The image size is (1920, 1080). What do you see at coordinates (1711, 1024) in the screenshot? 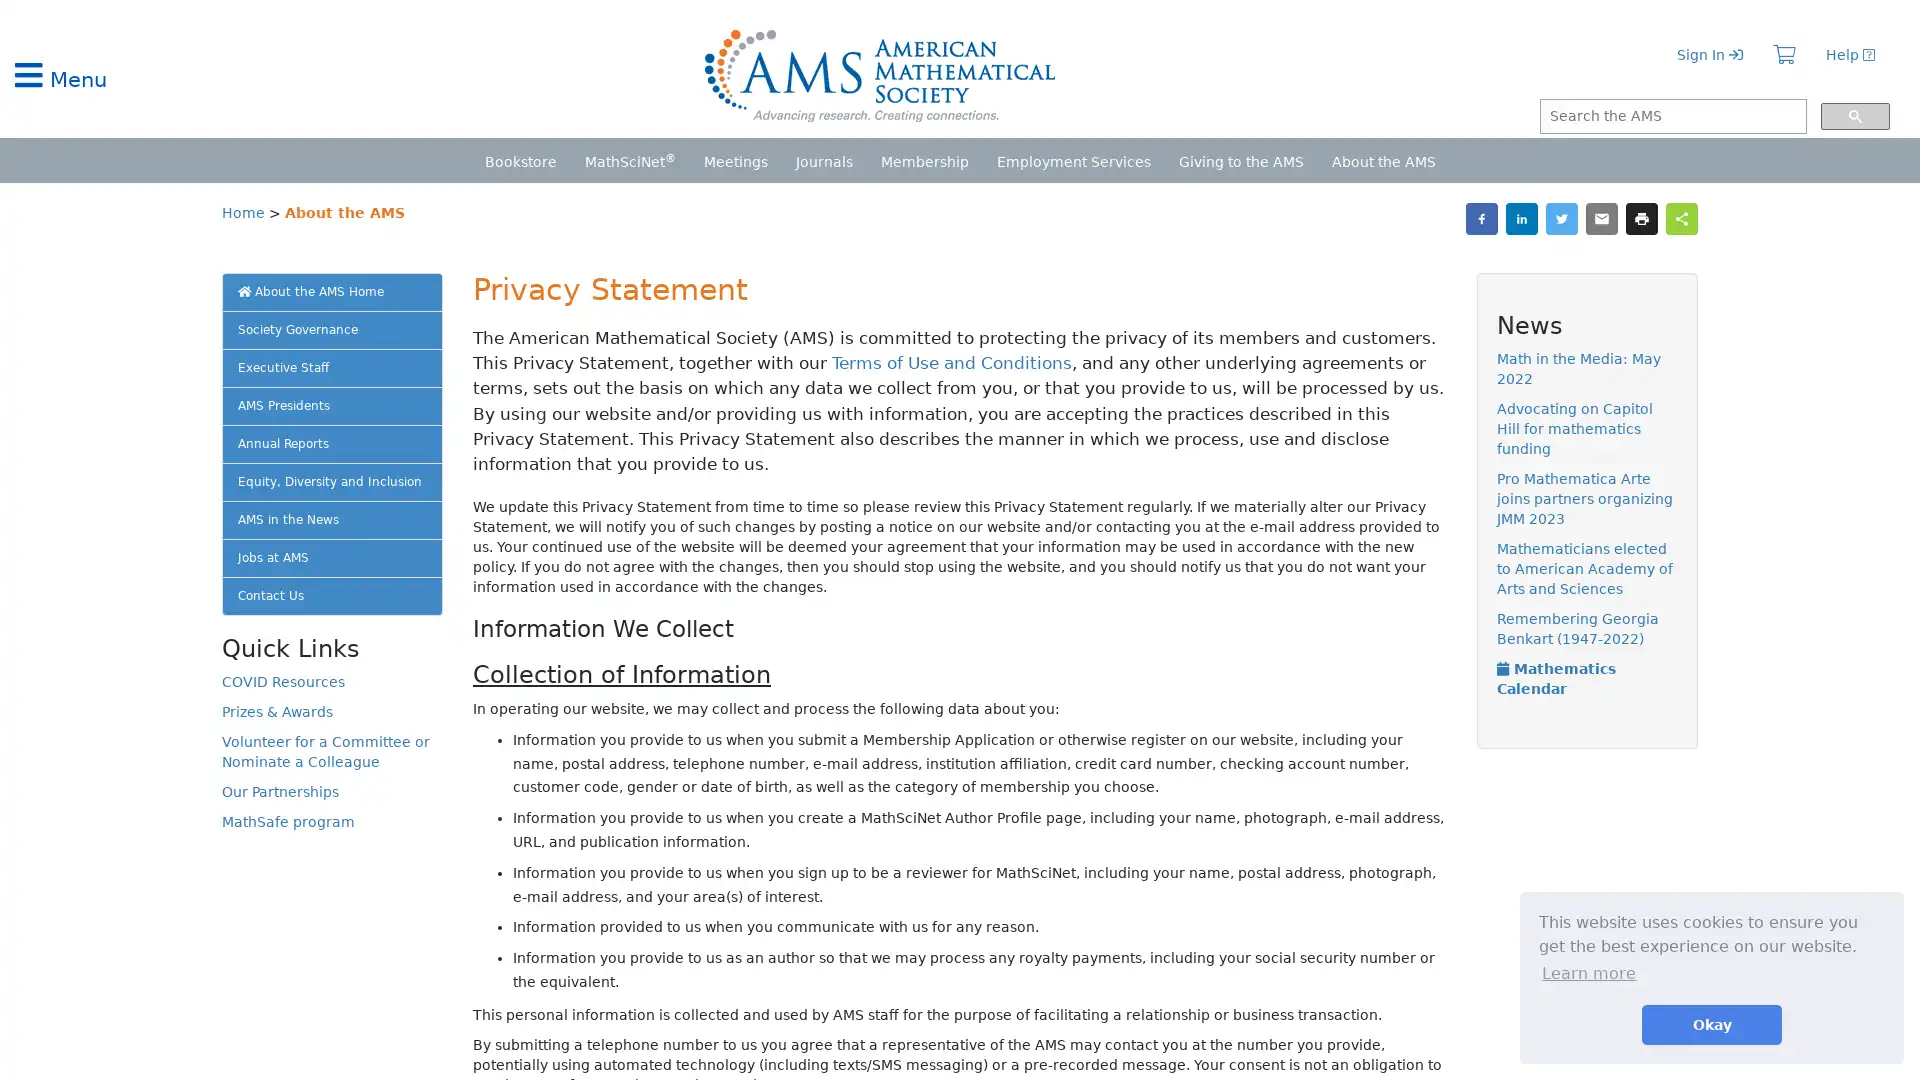
I see `dismiss cookie message` at bounding box center [1711, 1024].